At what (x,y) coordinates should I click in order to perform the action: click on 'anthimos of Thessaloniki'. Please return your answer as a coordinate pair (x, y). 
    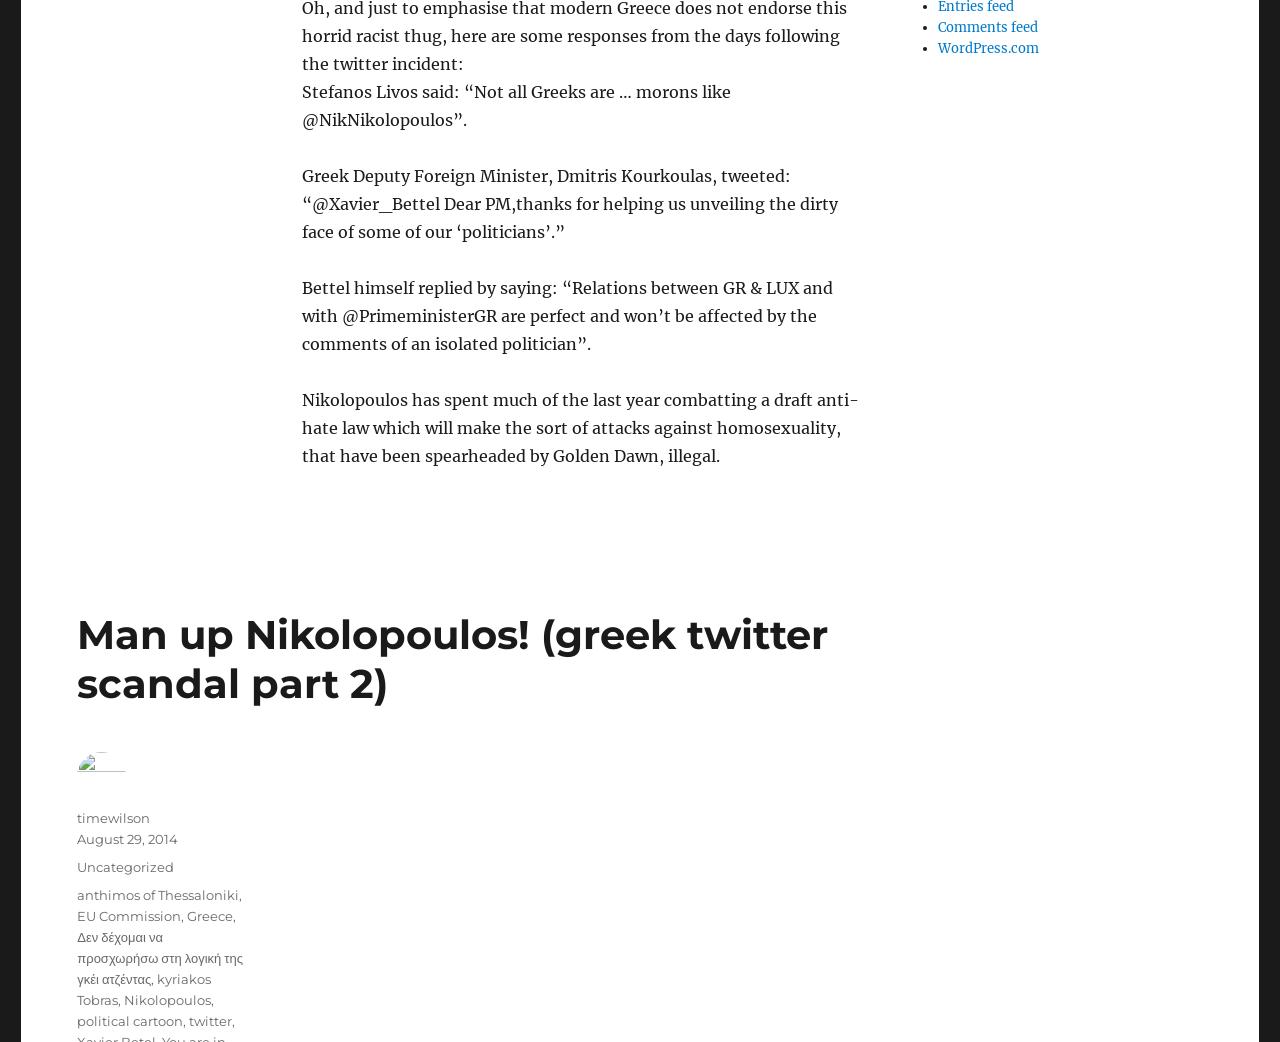
    Looking at the image, I should click on (156, 893).